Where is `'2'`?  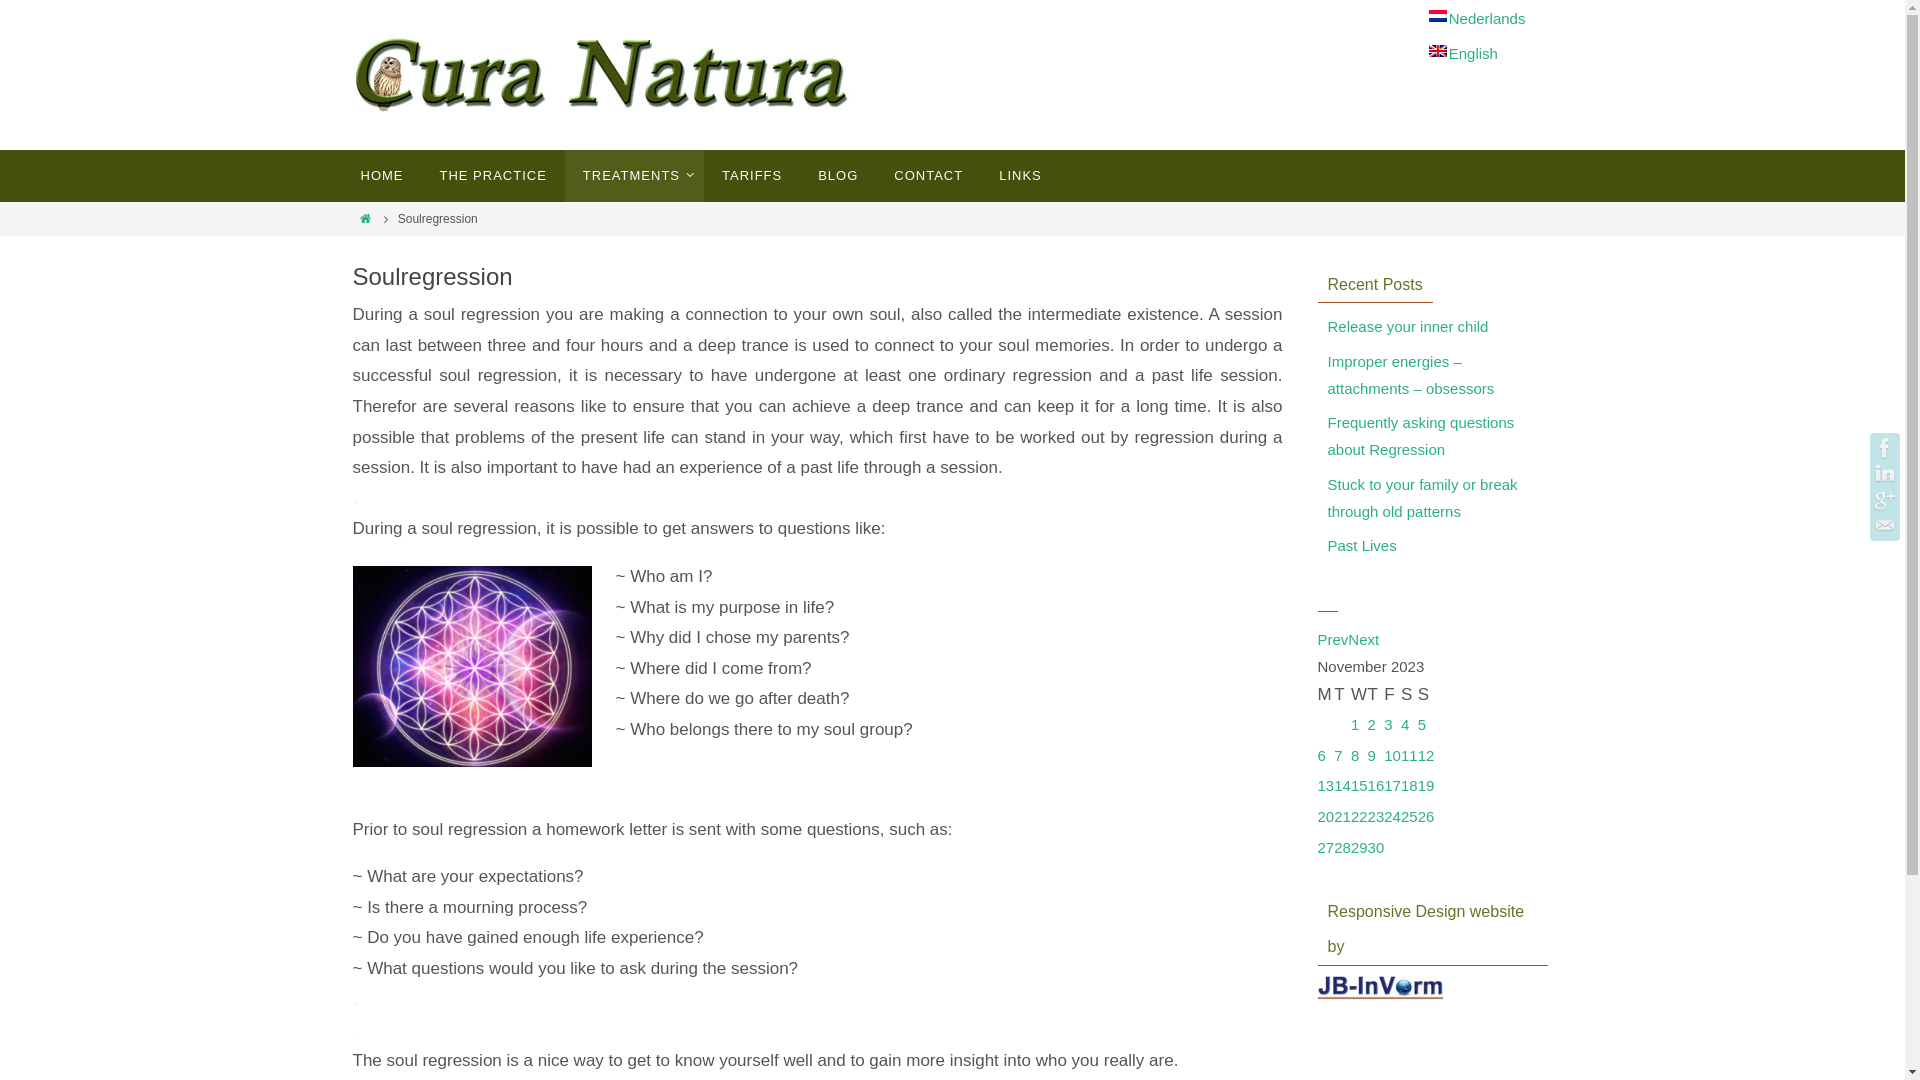
'2' is located at coordinates (1371, 725).